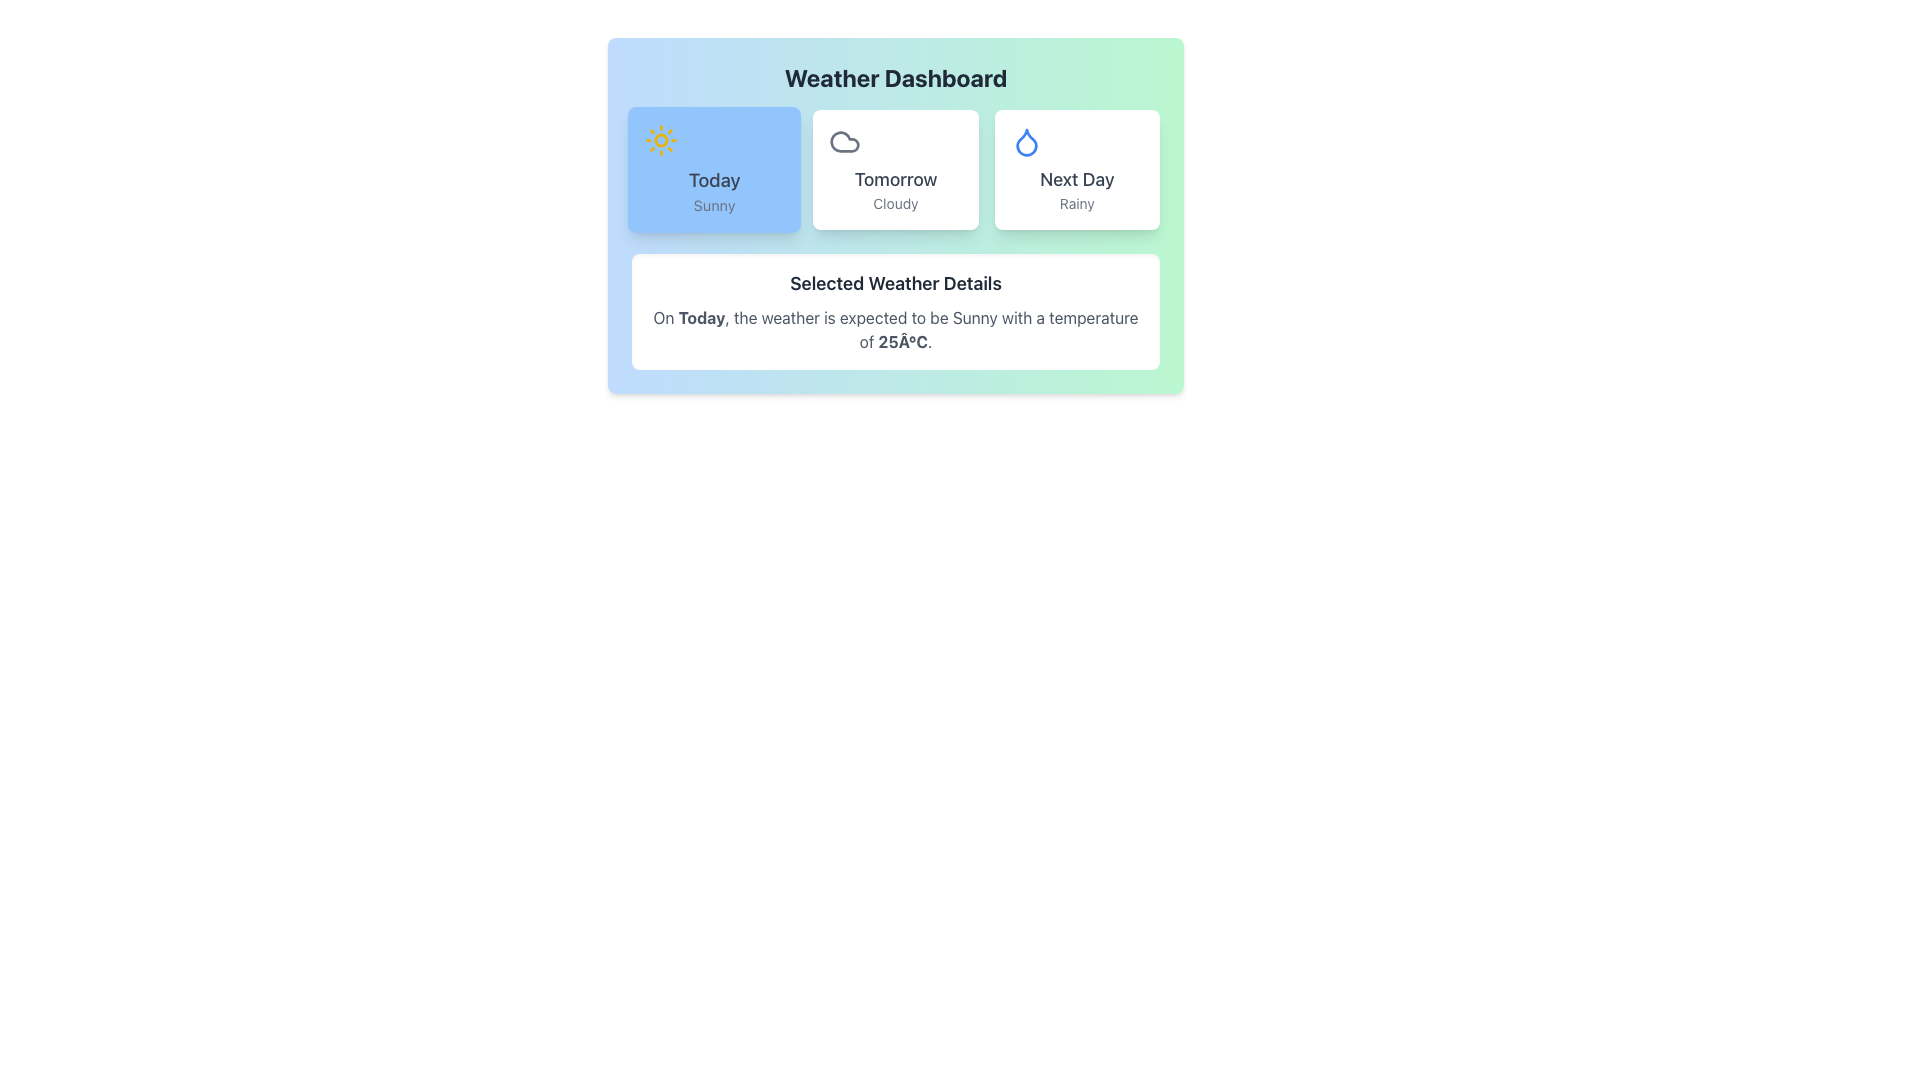 This screenshot has height=1080, width=1920. What do you see at coordinates (661, 139) in the screenshot?
I see `the sunny weather icon located in the top-left section of the weather dashboard, which visually represents the label 'Today'` at bounding box center [661, 139].